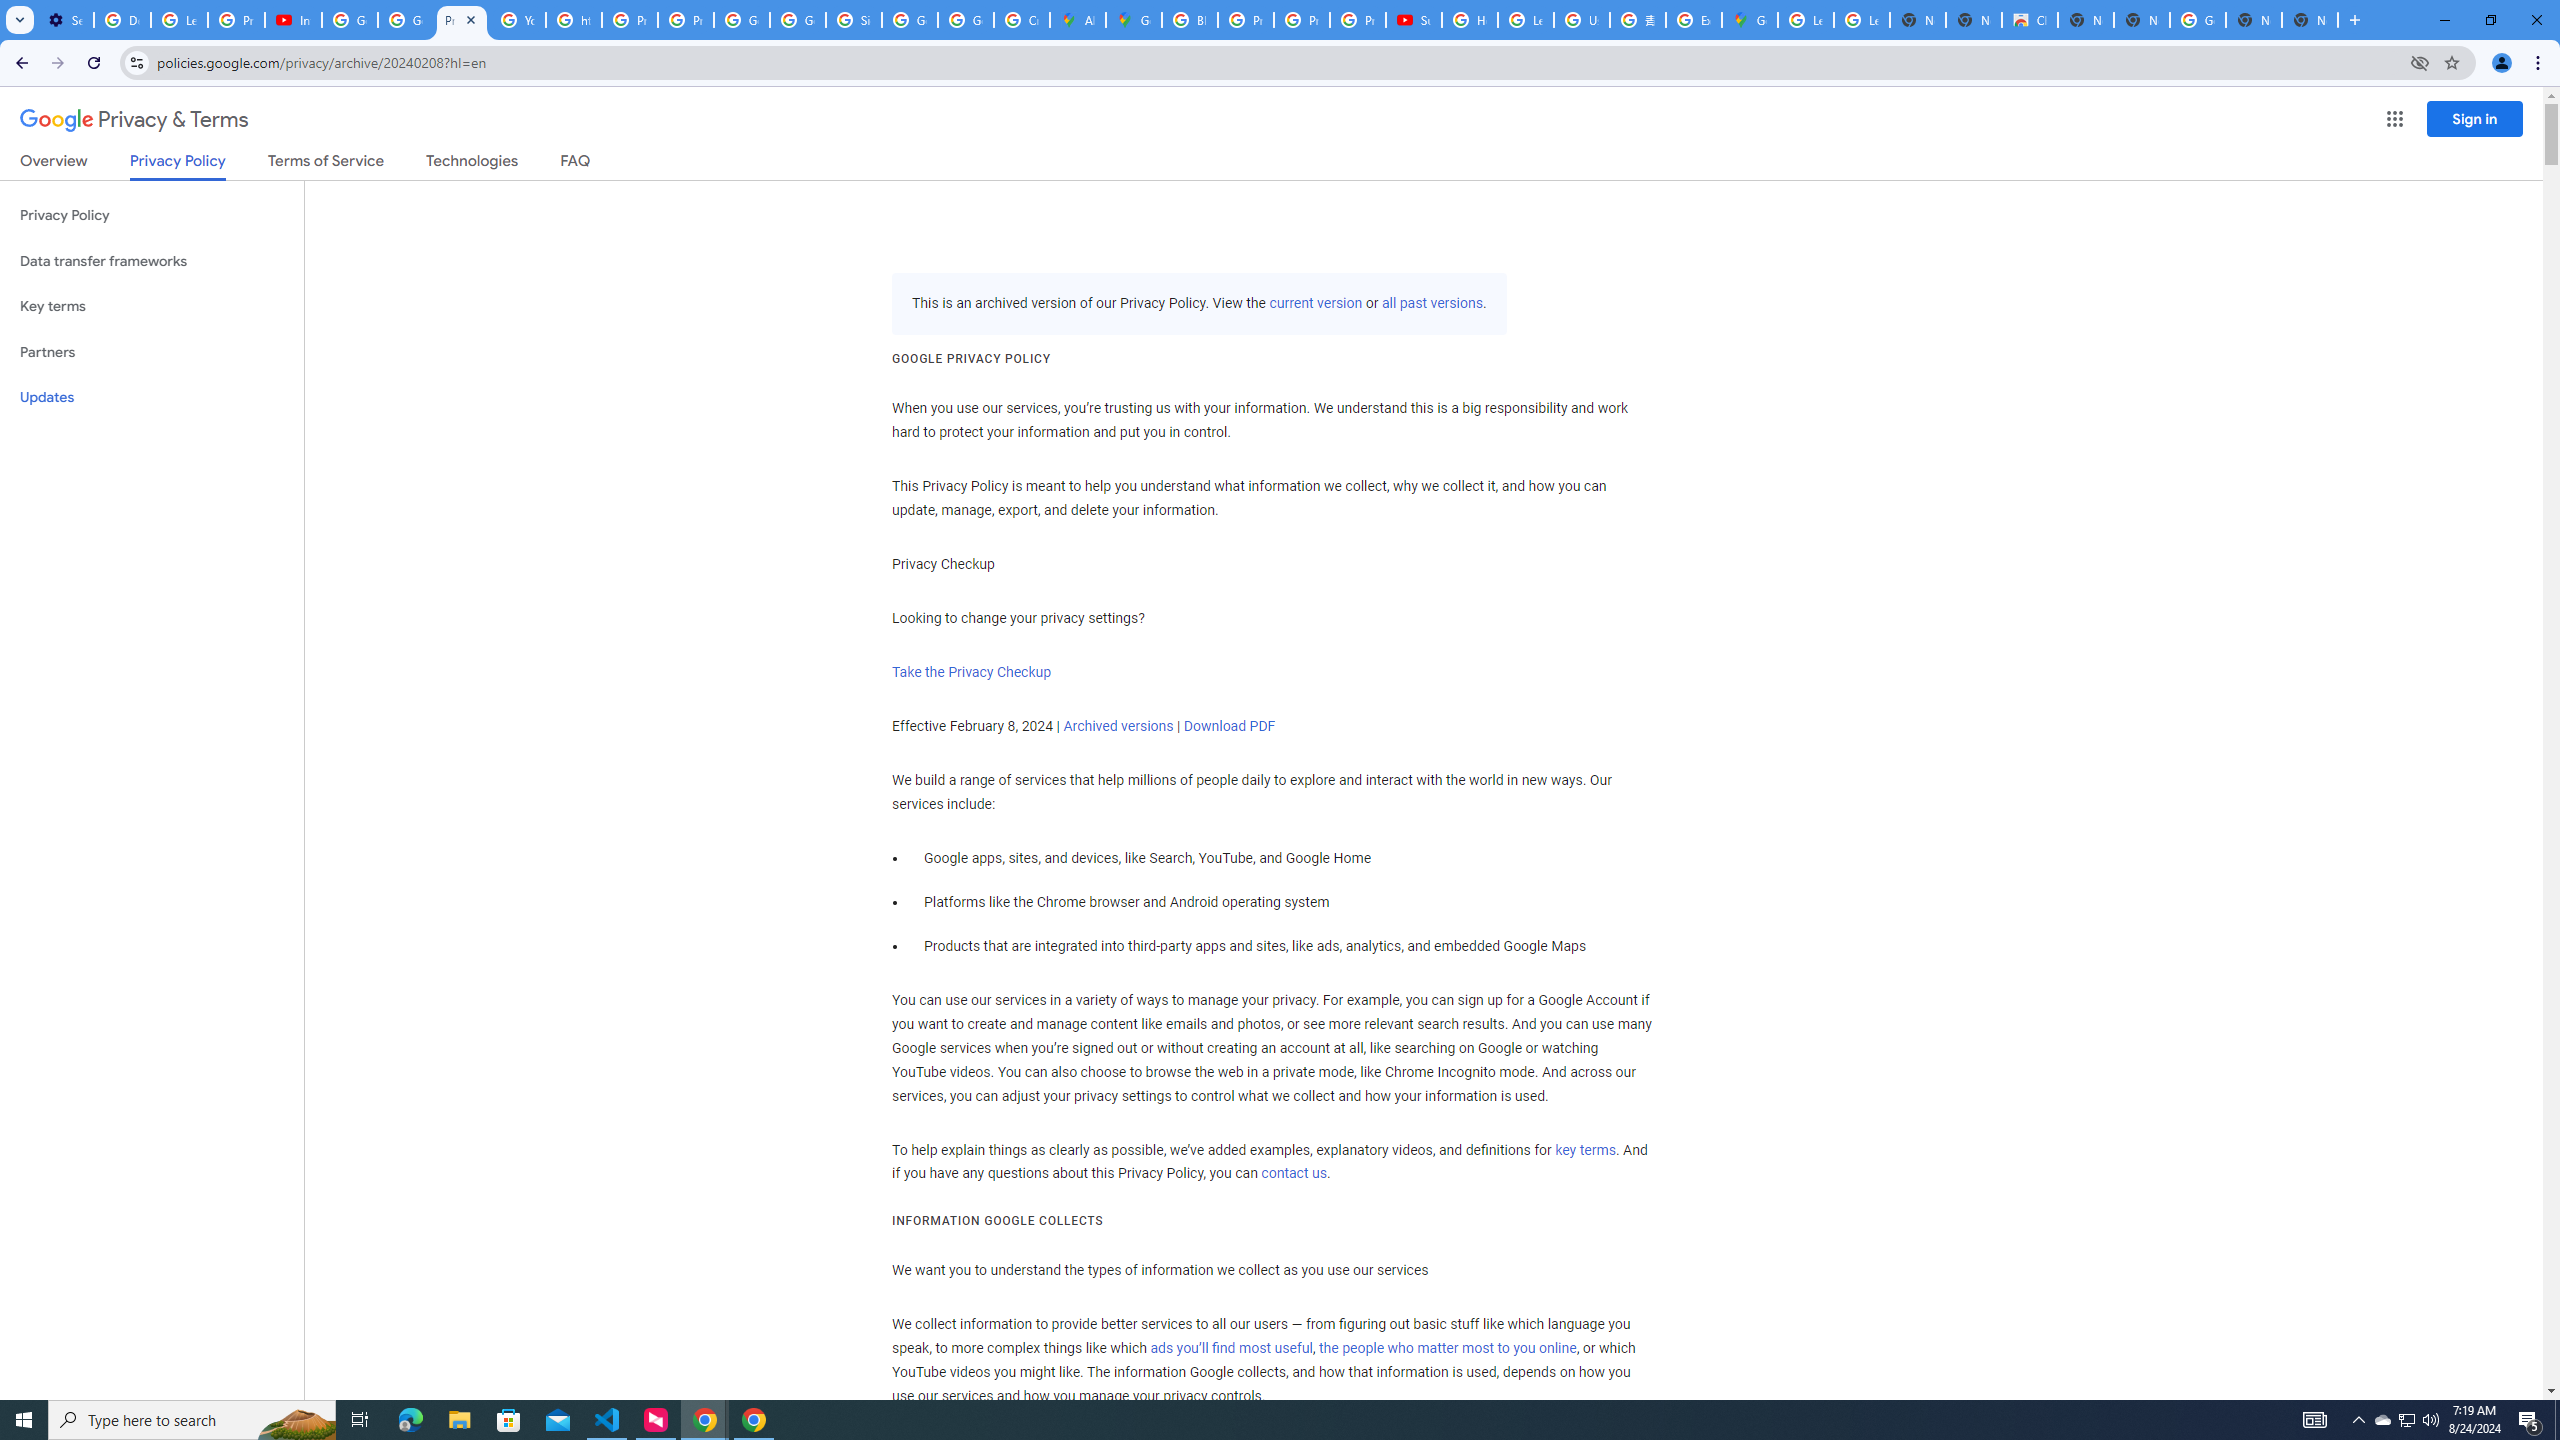  Describe the element at coordinates (1414, 19) in the screenshot. I see `'Subscriptions - YouTube'` at that location.